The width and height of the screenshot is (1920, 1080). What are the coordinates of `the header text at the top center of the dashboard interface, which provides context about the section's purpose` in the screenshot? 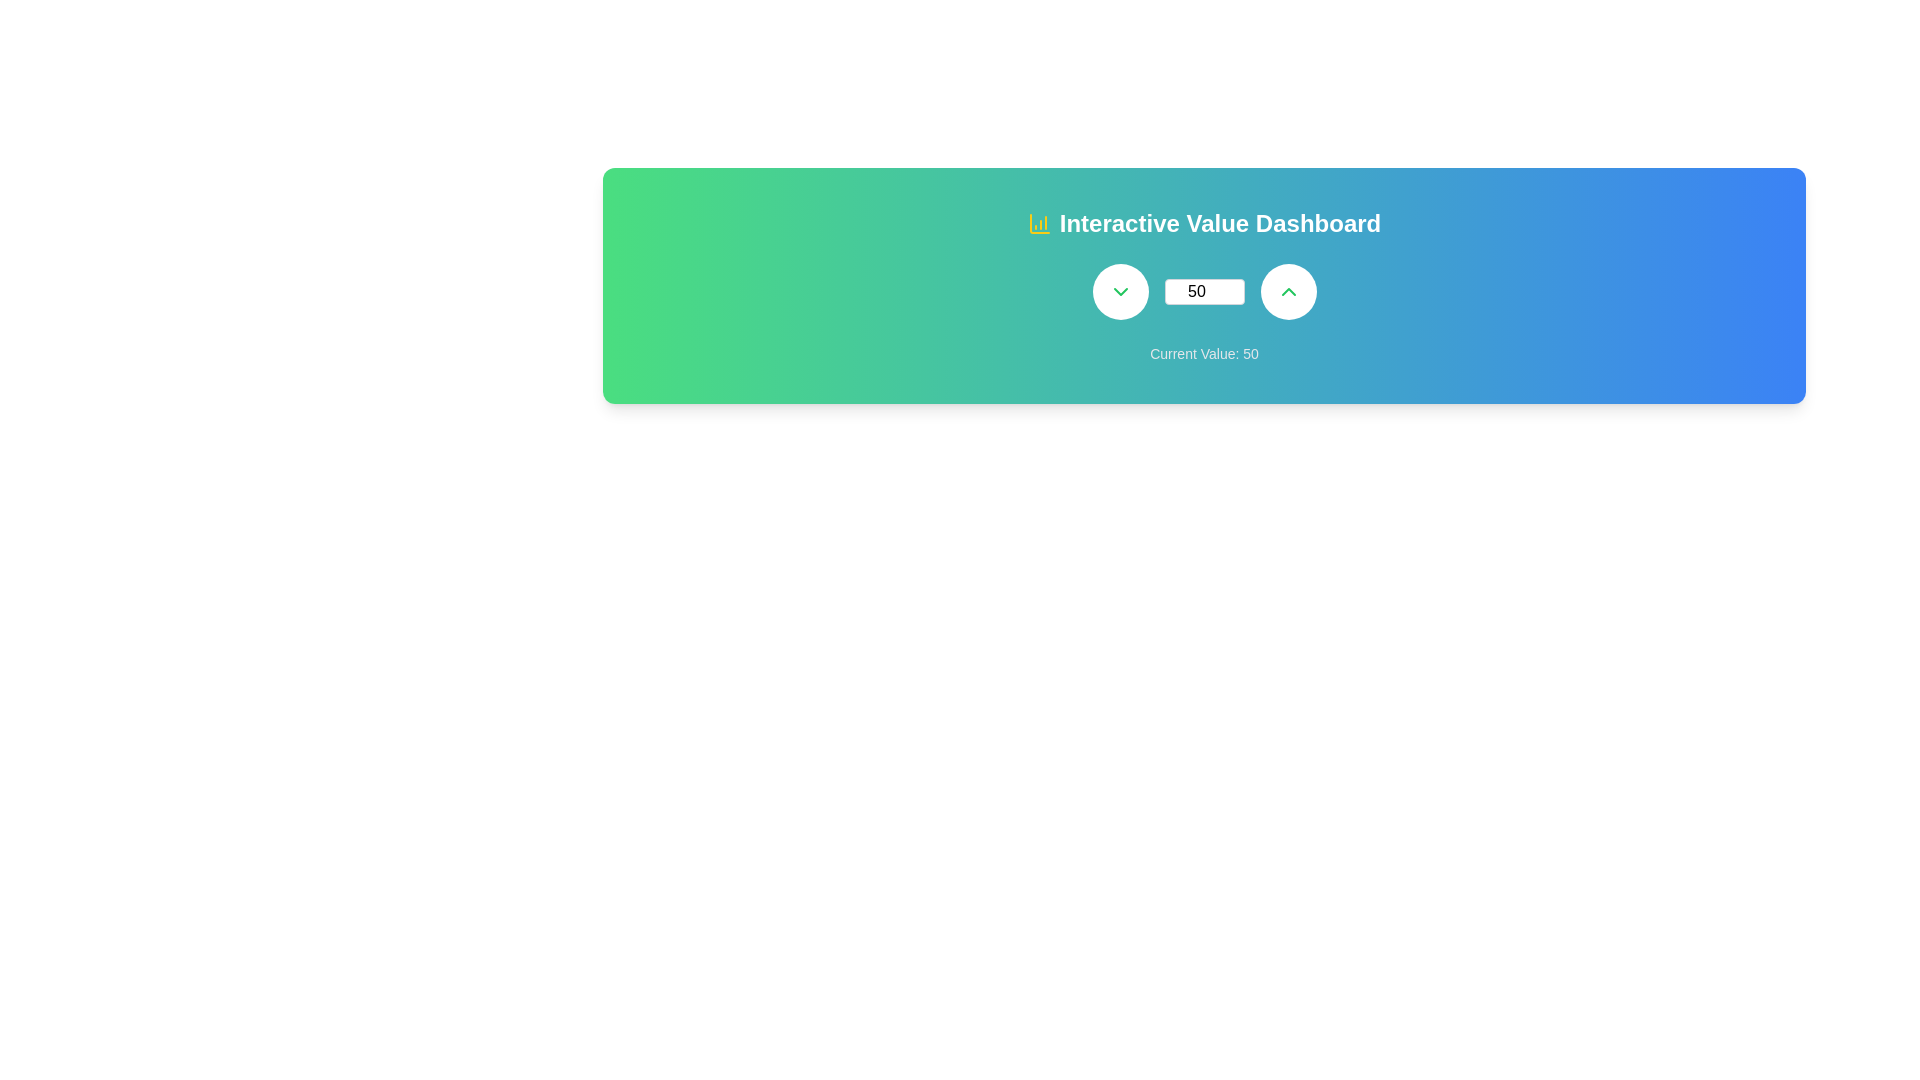 It's located at (1219, 223).